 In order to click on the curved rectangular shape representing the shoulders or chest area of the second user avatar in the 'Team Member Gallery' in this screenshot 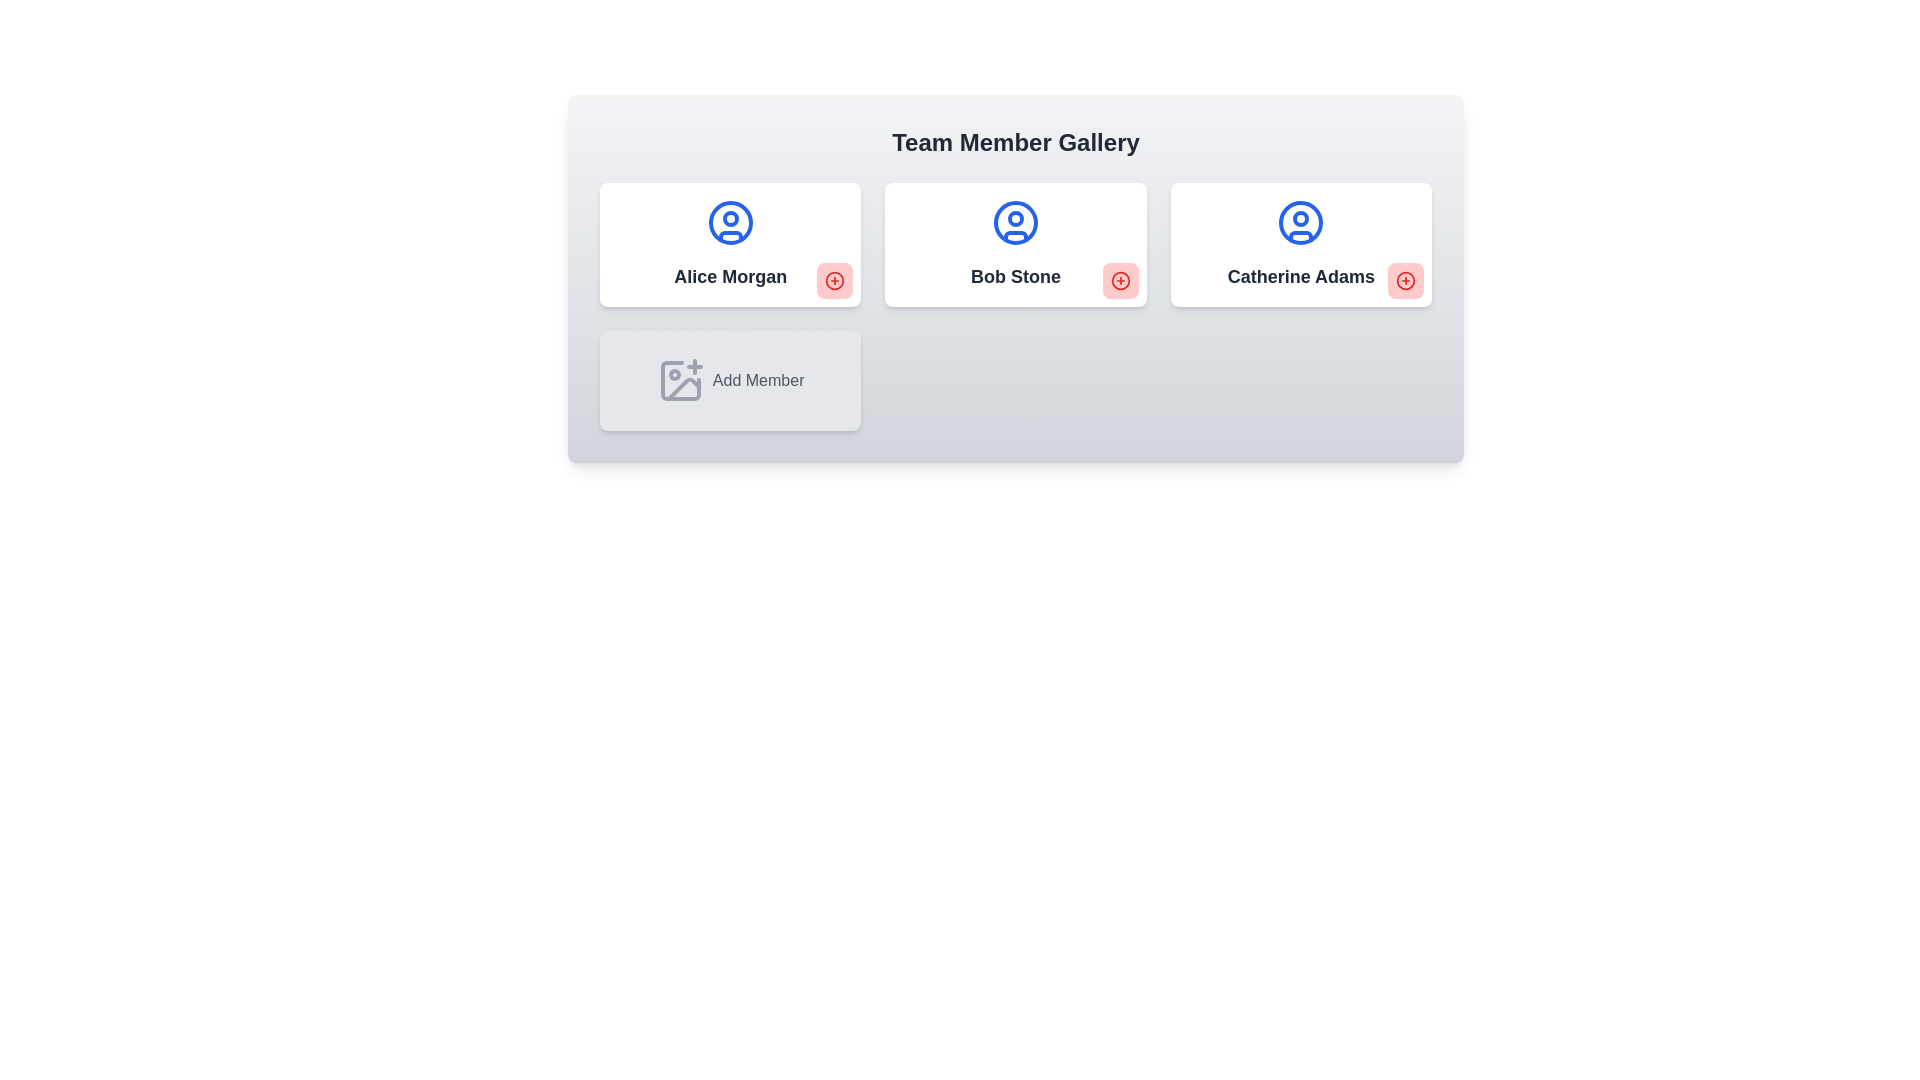, I will do `click(1016, 235)`.